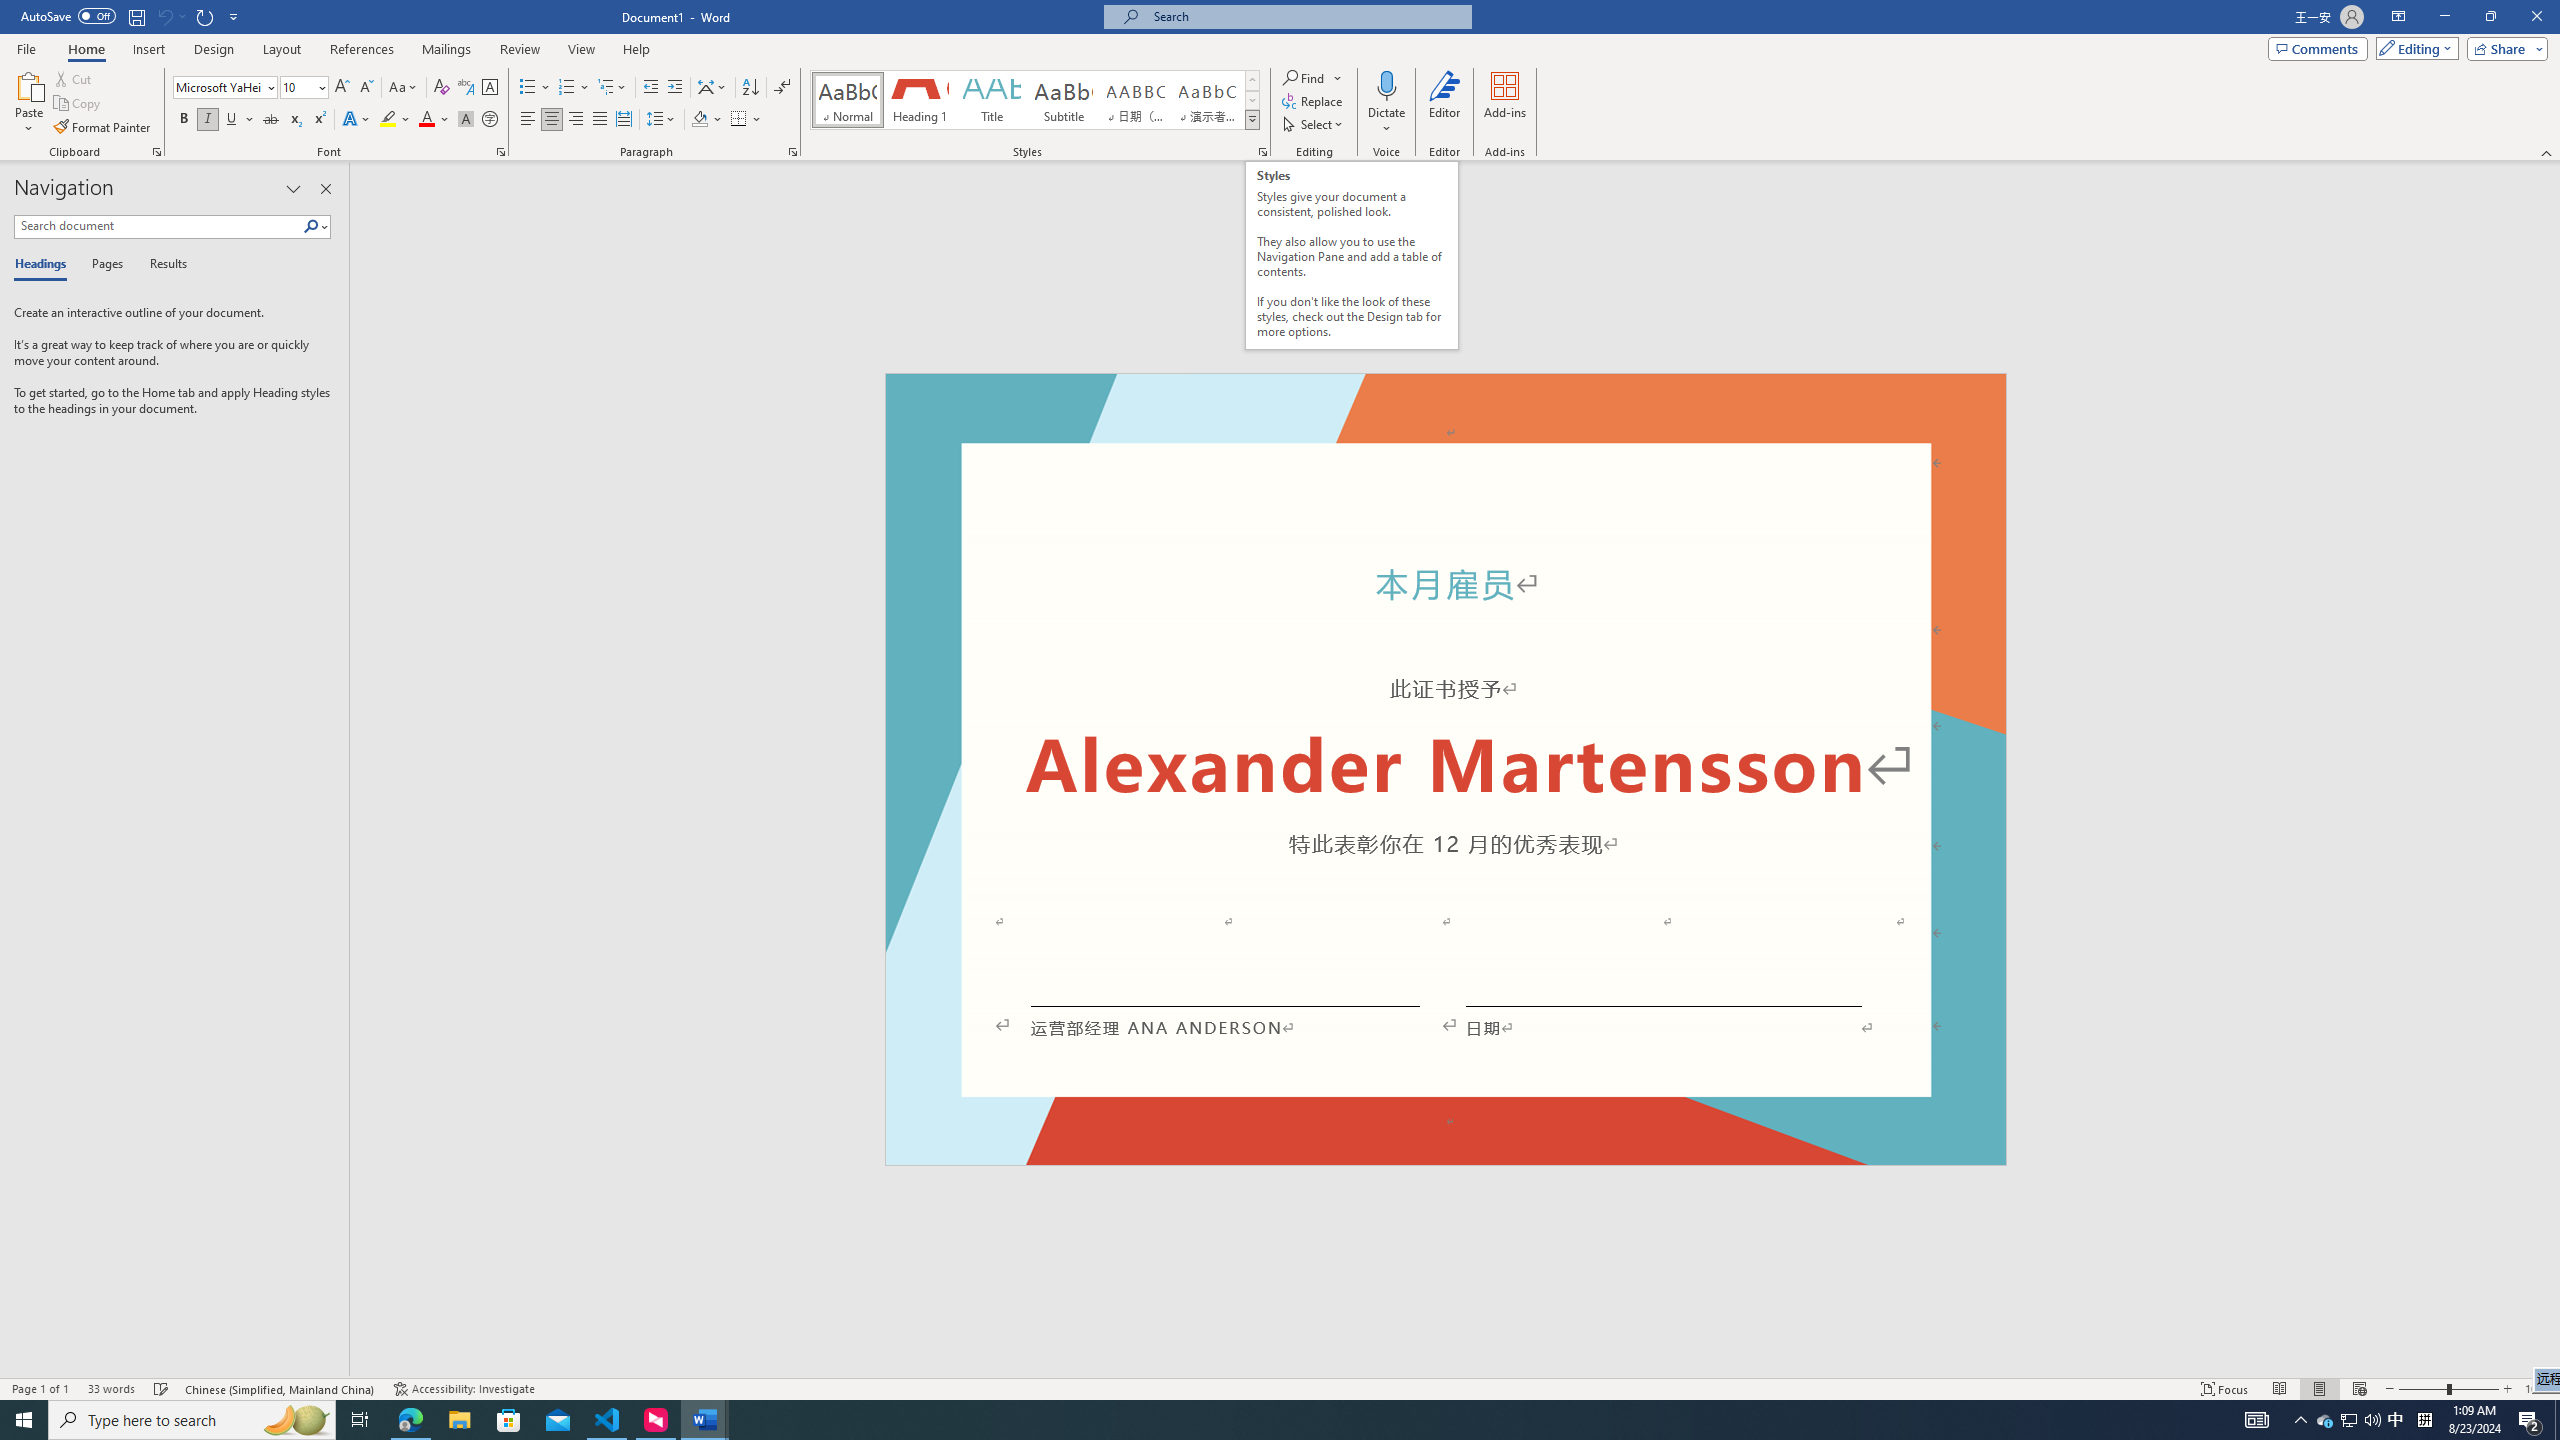 The image size is (2560, 1440). Describe the element at coordinates (160, 264) in the screenshot. I see `'Results'` at that location.